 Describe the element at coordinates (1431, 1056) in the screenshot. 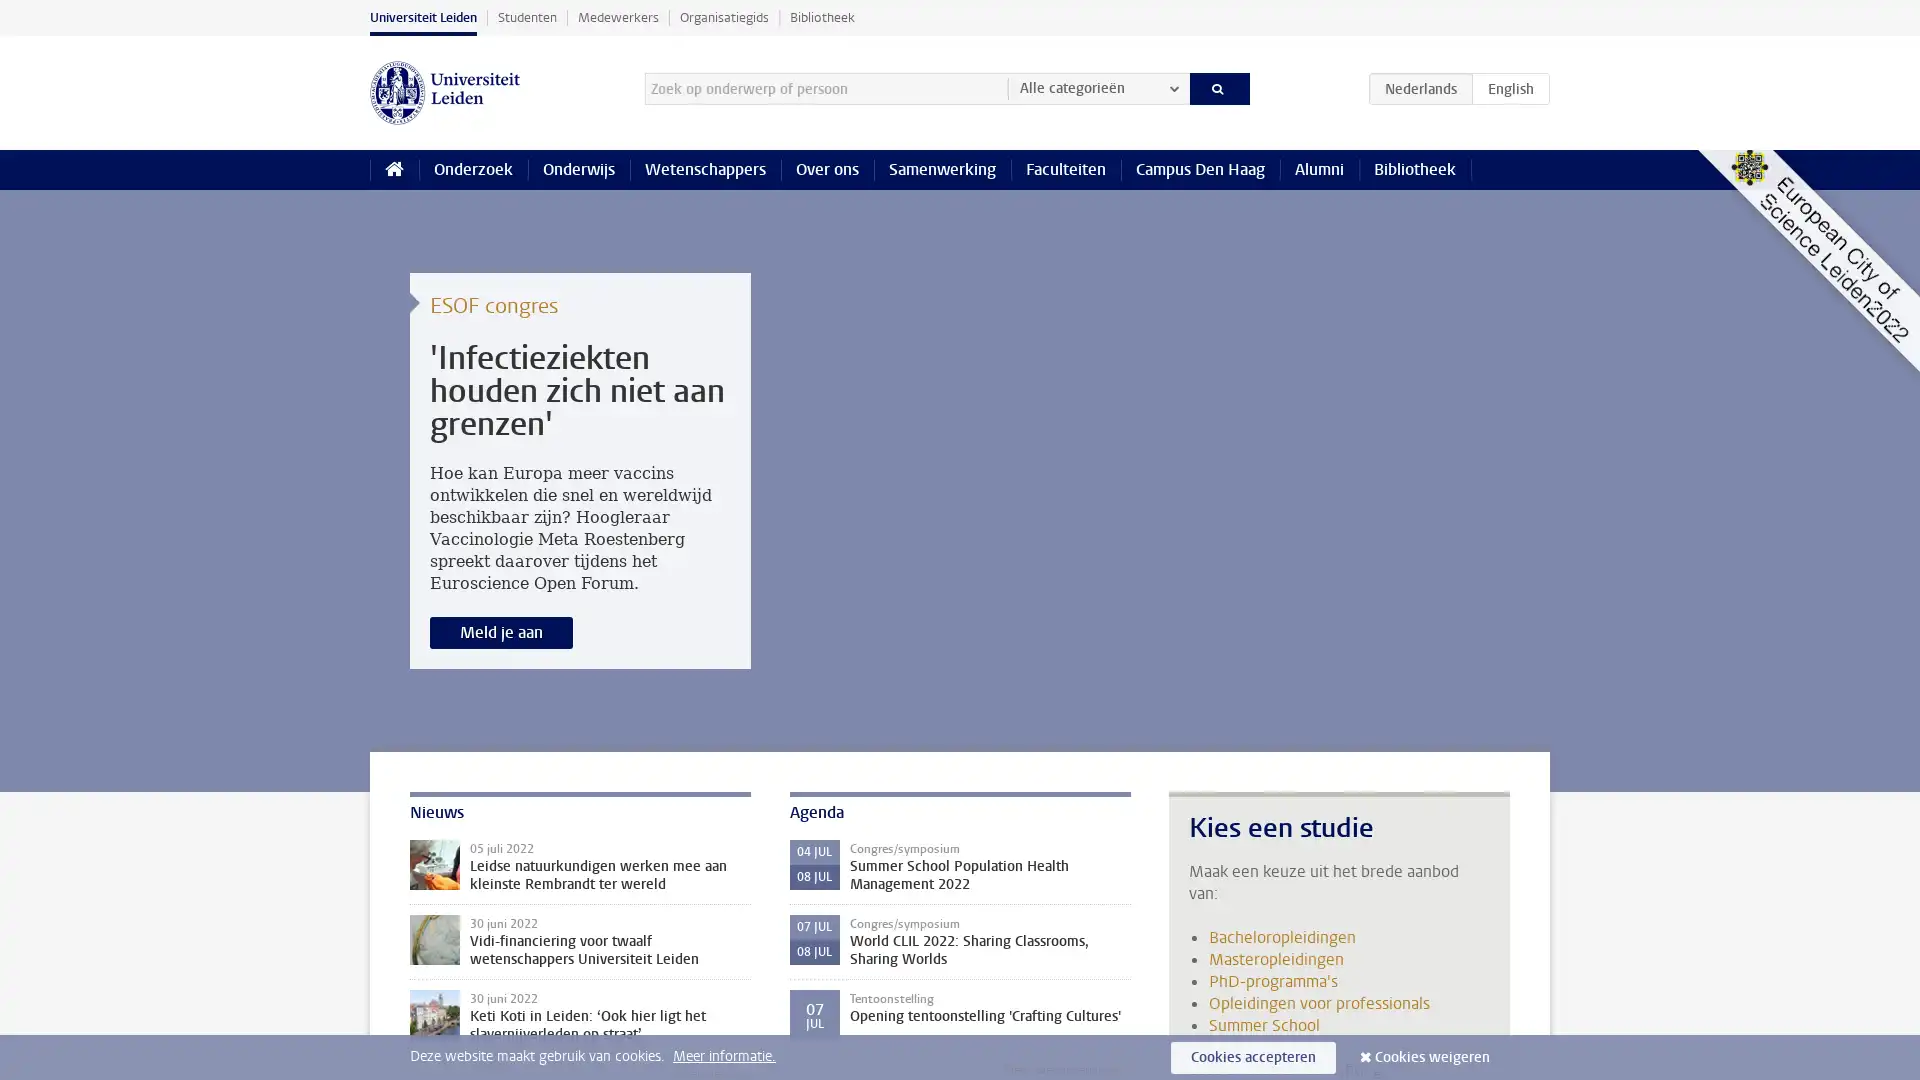

I see `Cookies weigeren` at that location.